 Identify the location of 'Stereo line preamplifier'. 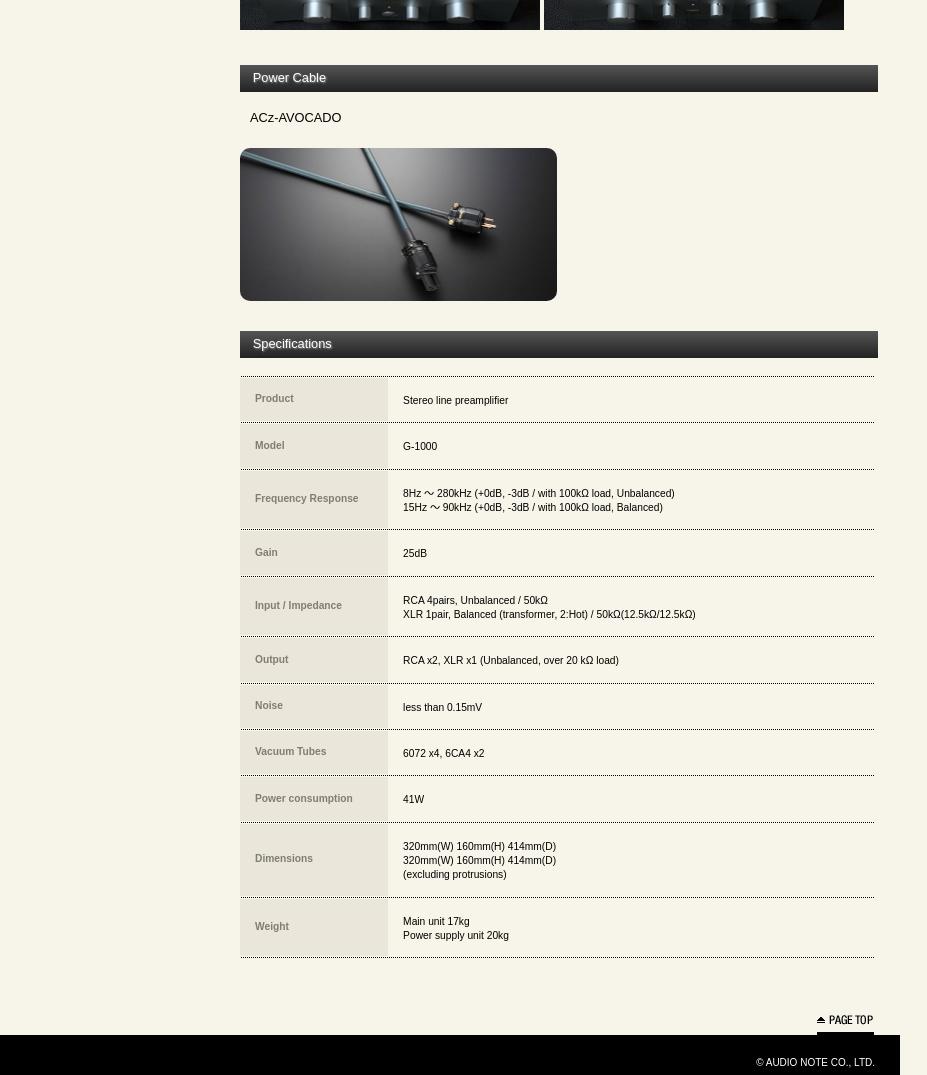
(454, 398).